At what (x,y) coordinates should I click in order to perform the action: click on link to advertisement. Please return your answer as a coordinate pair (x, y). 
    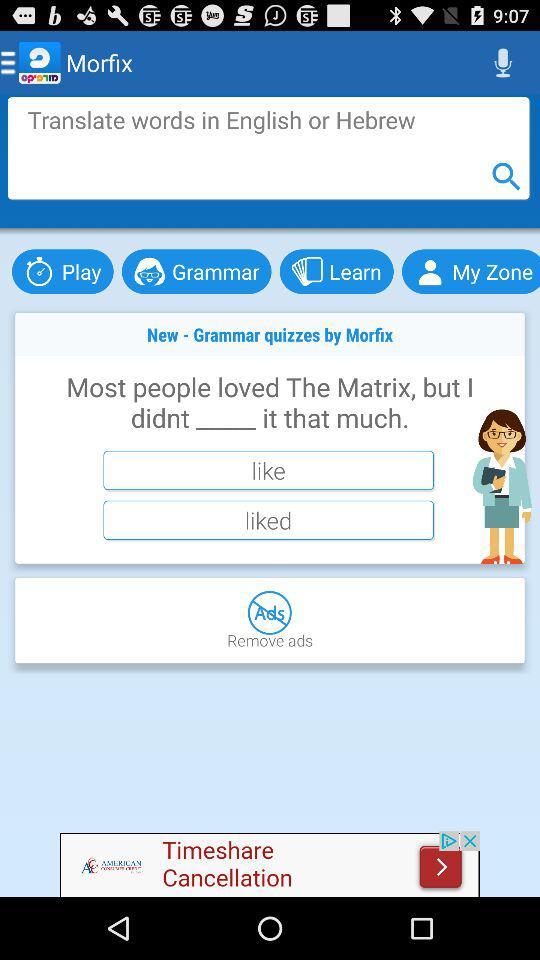
    Looking at the image, I should click on (270, 863).